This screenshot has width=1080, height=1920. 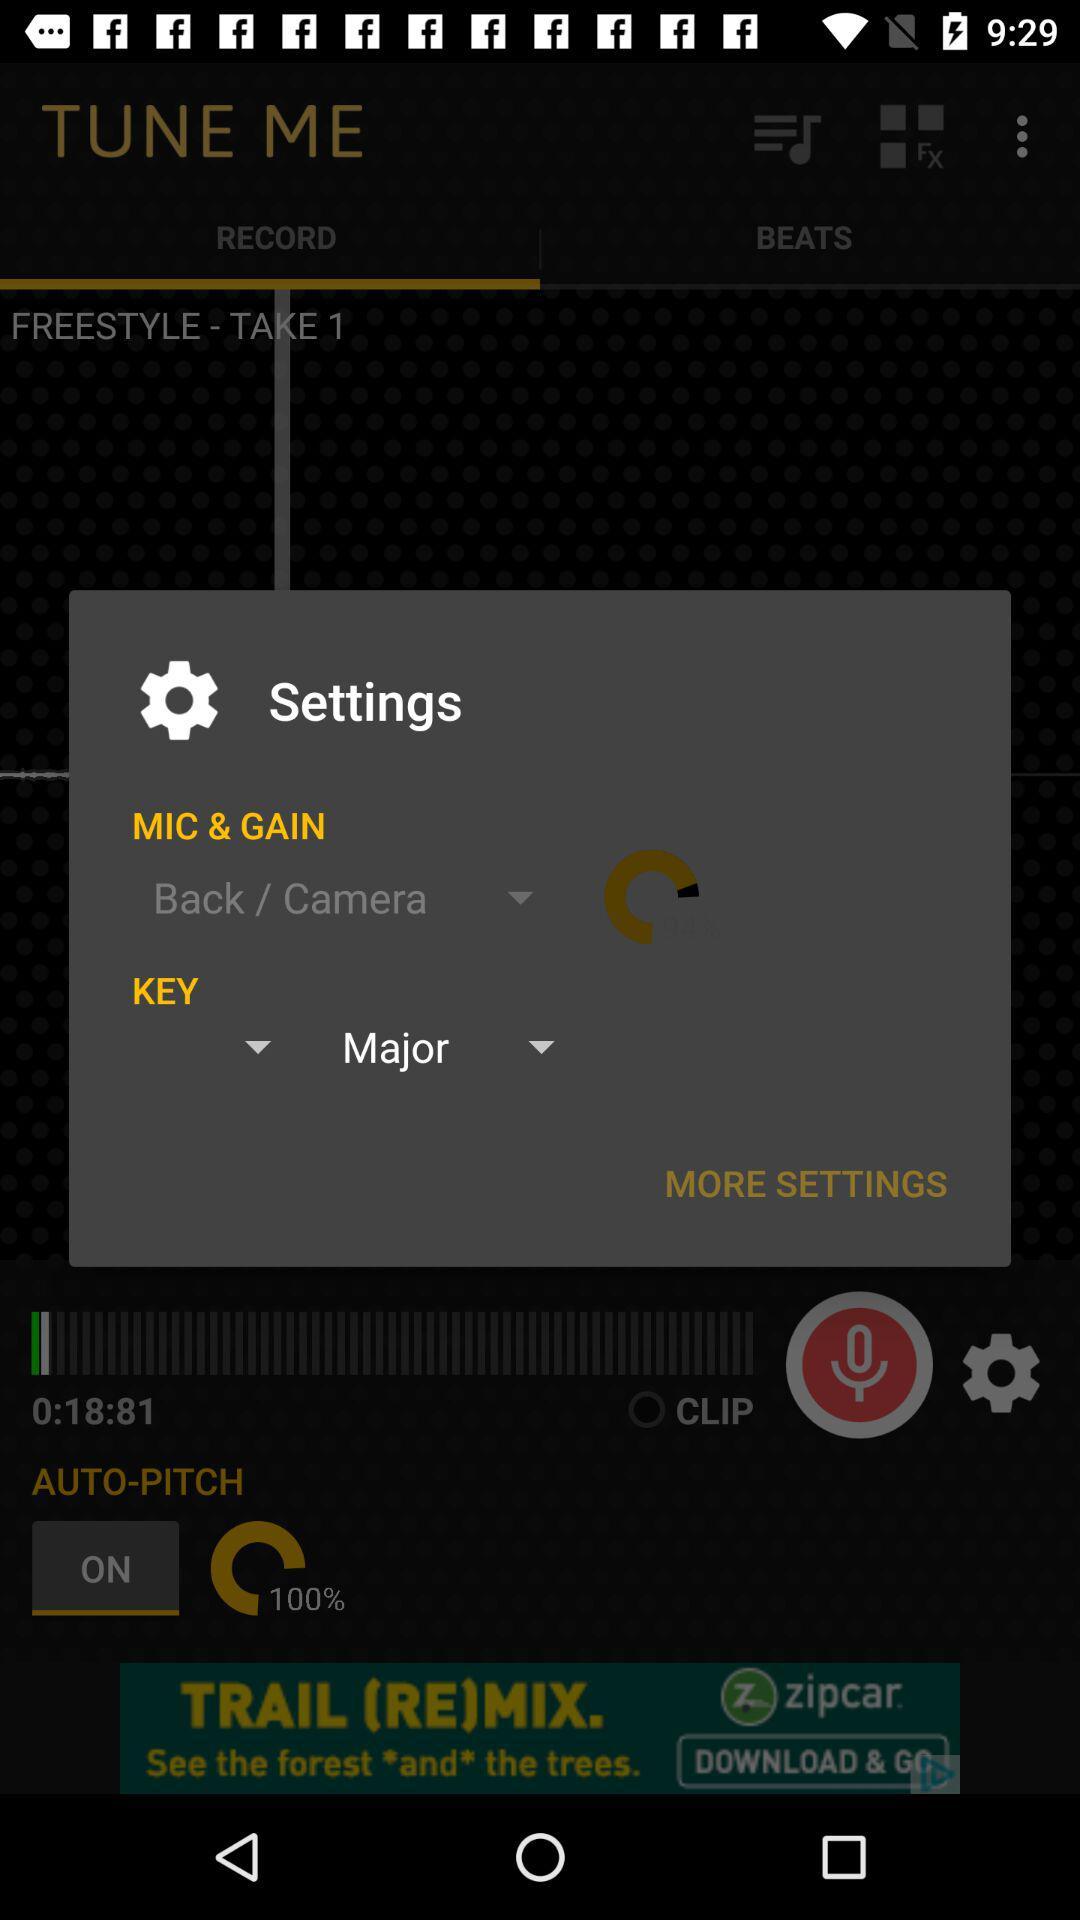 What do you see at coordinates (257, 1567) in the screenshot?
I see `icon next to on` at bounding box center [257, 1567].